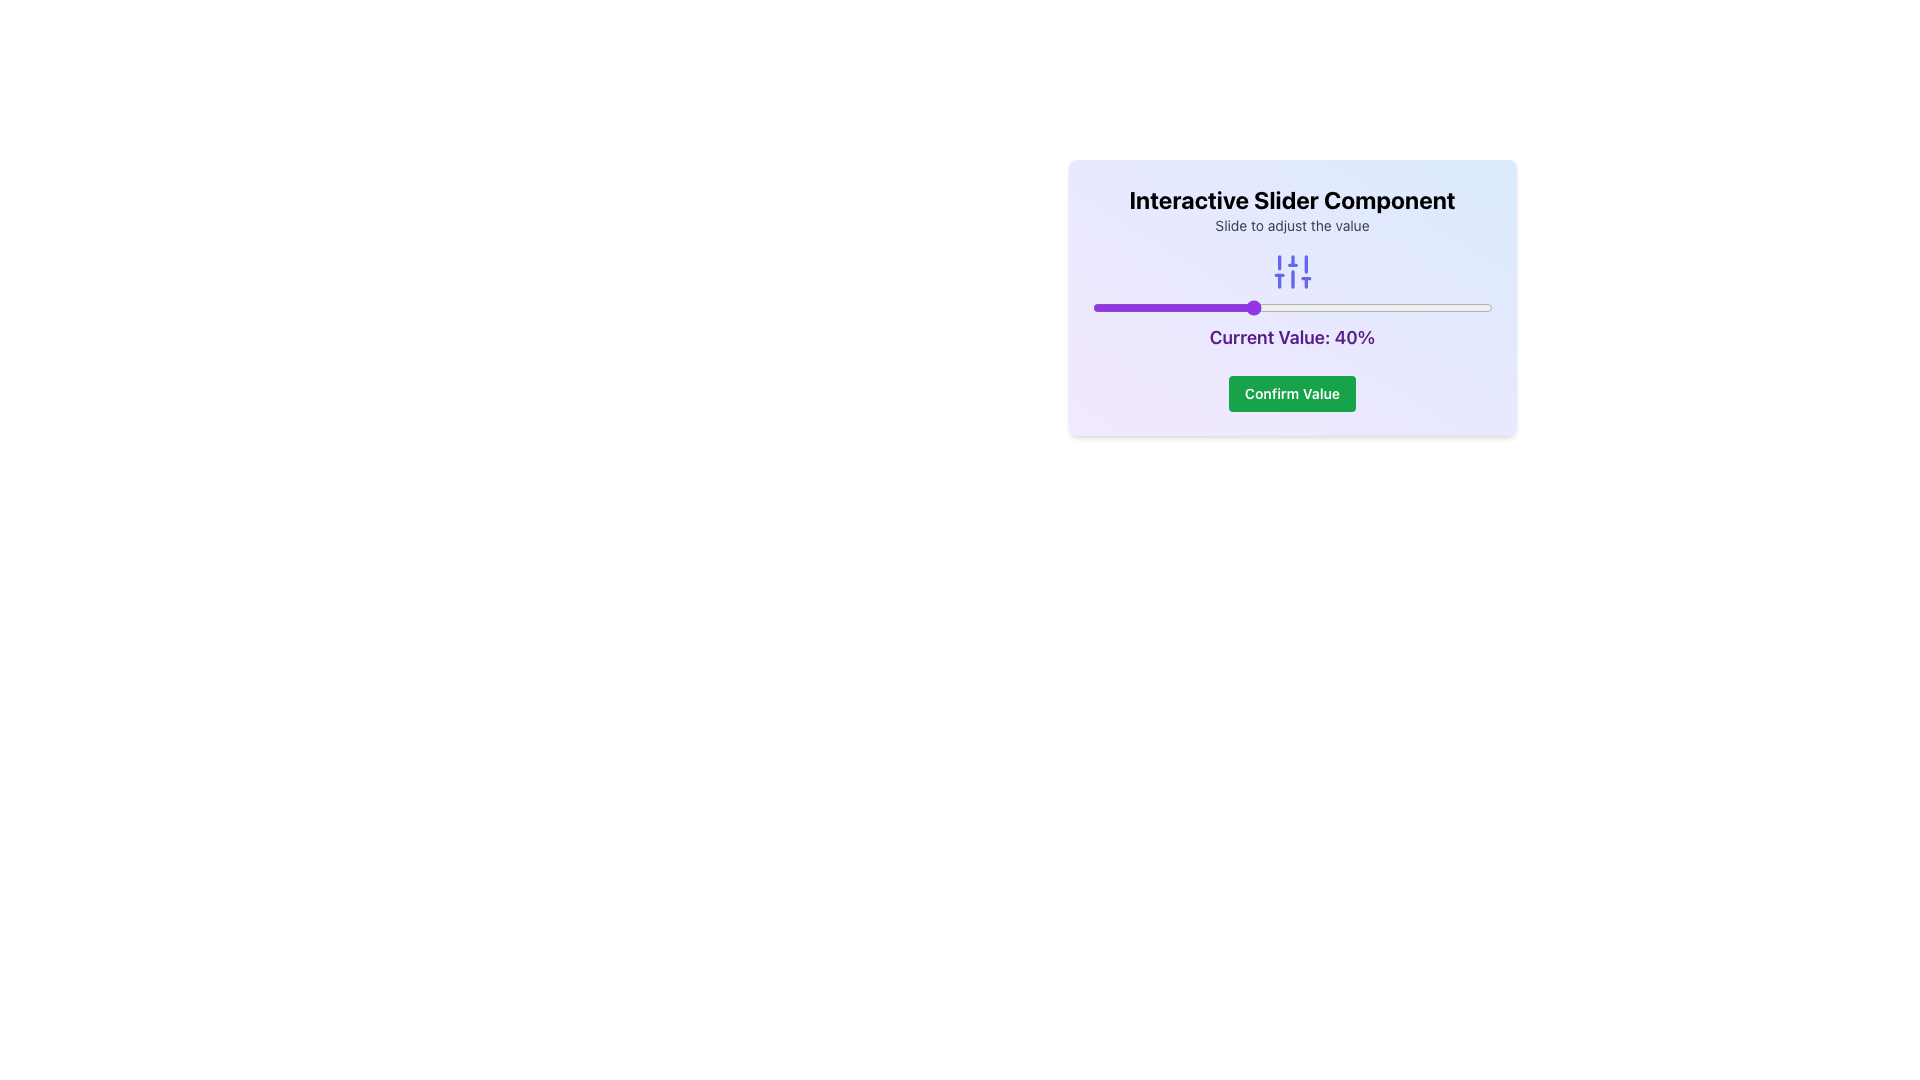 Image resolution: width=1920 pixels, height=1080 pixels. Describe the element at coordinates (1292, 301) in the screenshot. I see `displayed value from the text label that reads 'Current Value: 40%', which is styled with a purple font and located beneath a horizontal slider` at that location.